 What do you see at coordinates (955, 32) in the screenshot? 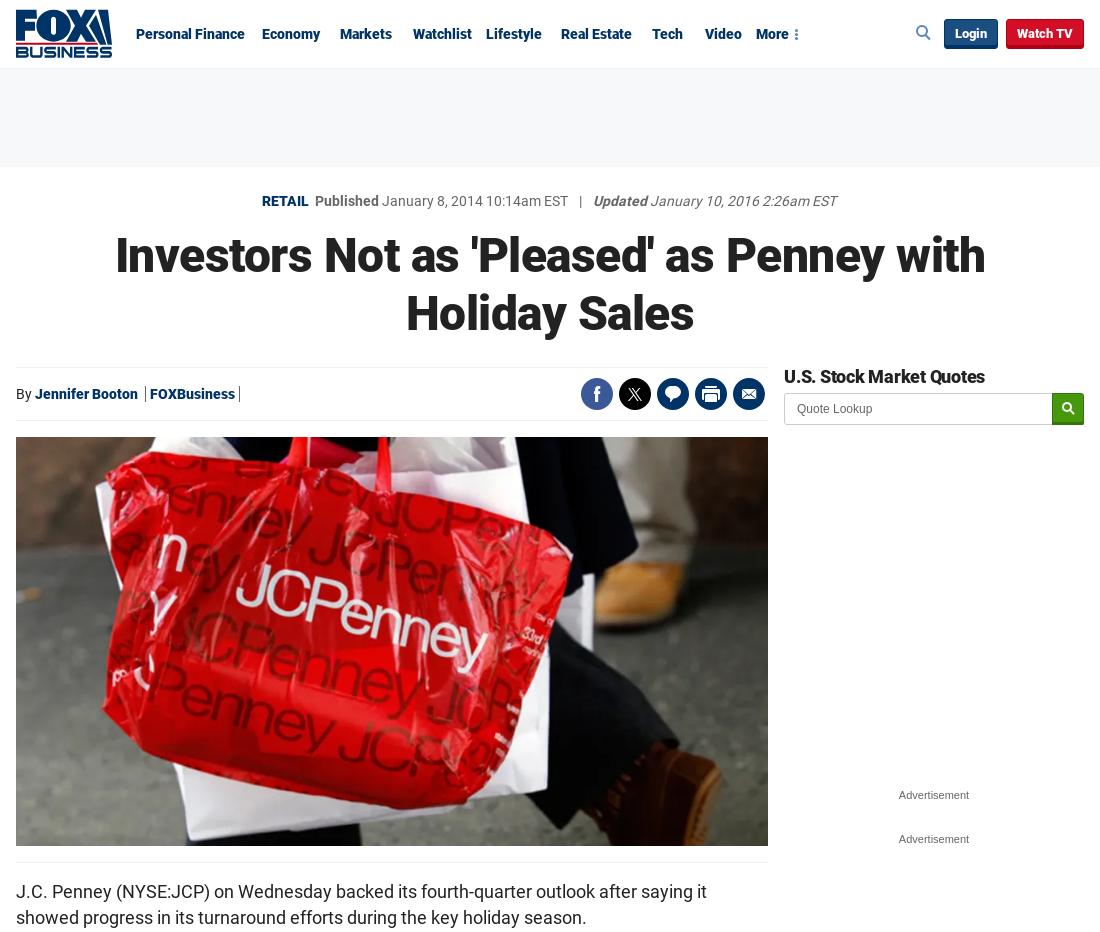
I see `'Login'` at bounding box center [955, 32].